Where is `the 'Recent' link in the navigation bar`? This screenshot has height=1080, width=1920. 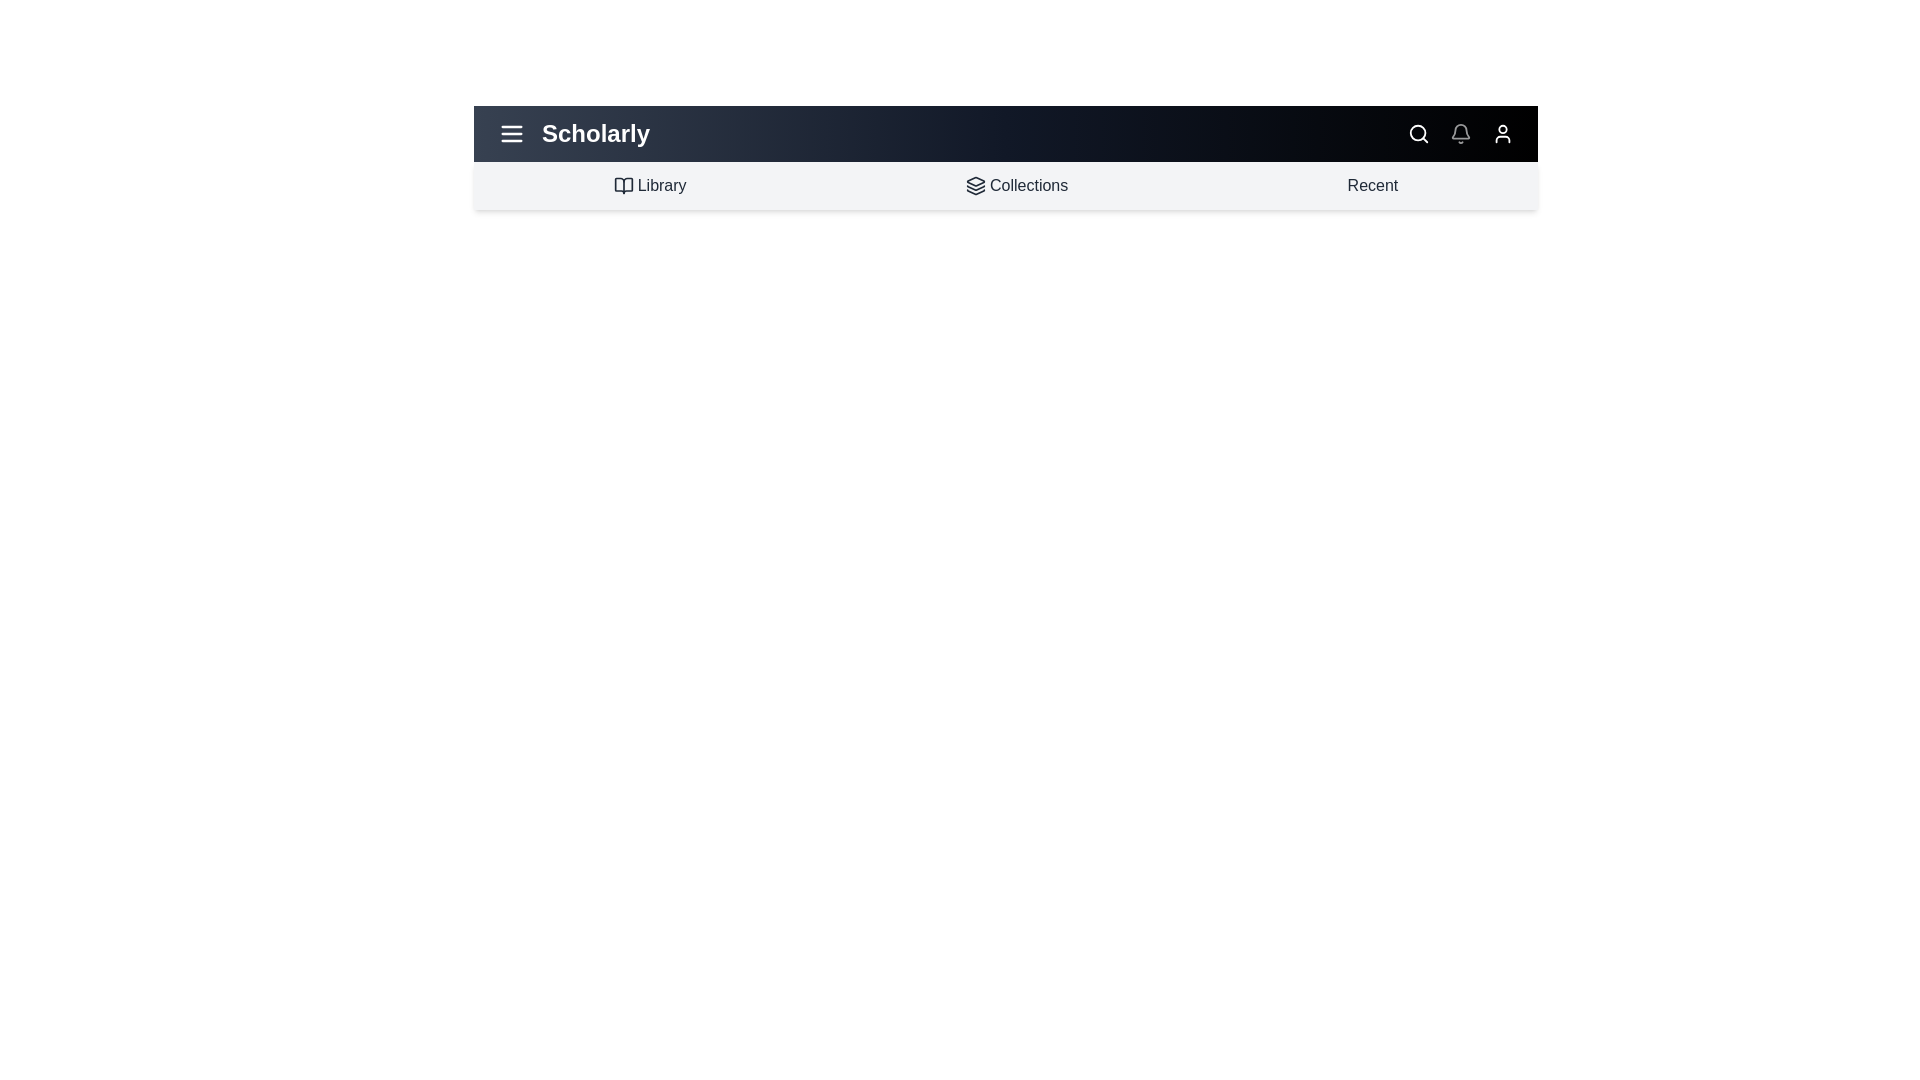
the 'Recent' link in the navigation bar is located at coordinates (1371, 185).